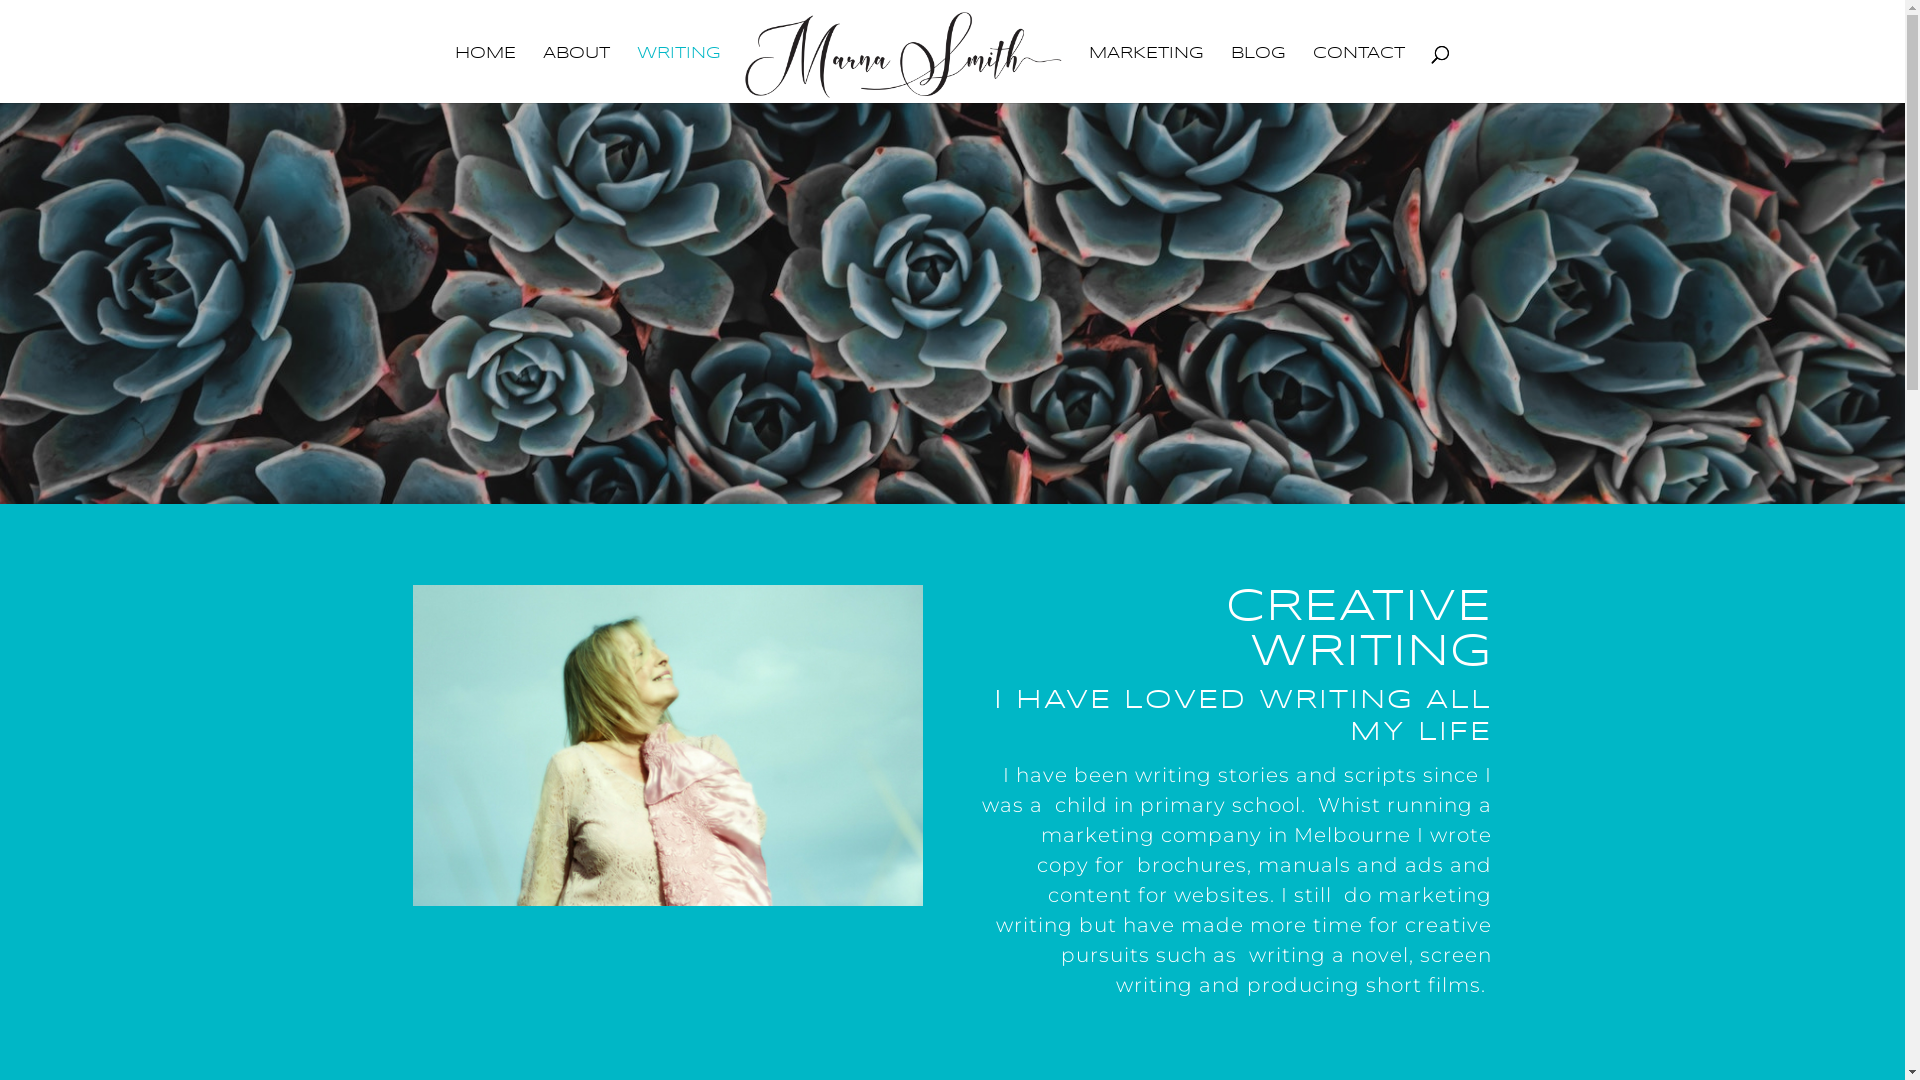 The height and width of the screenshot is (1080, 1920). I want to click on 'ABOUT', so click(575, 73).